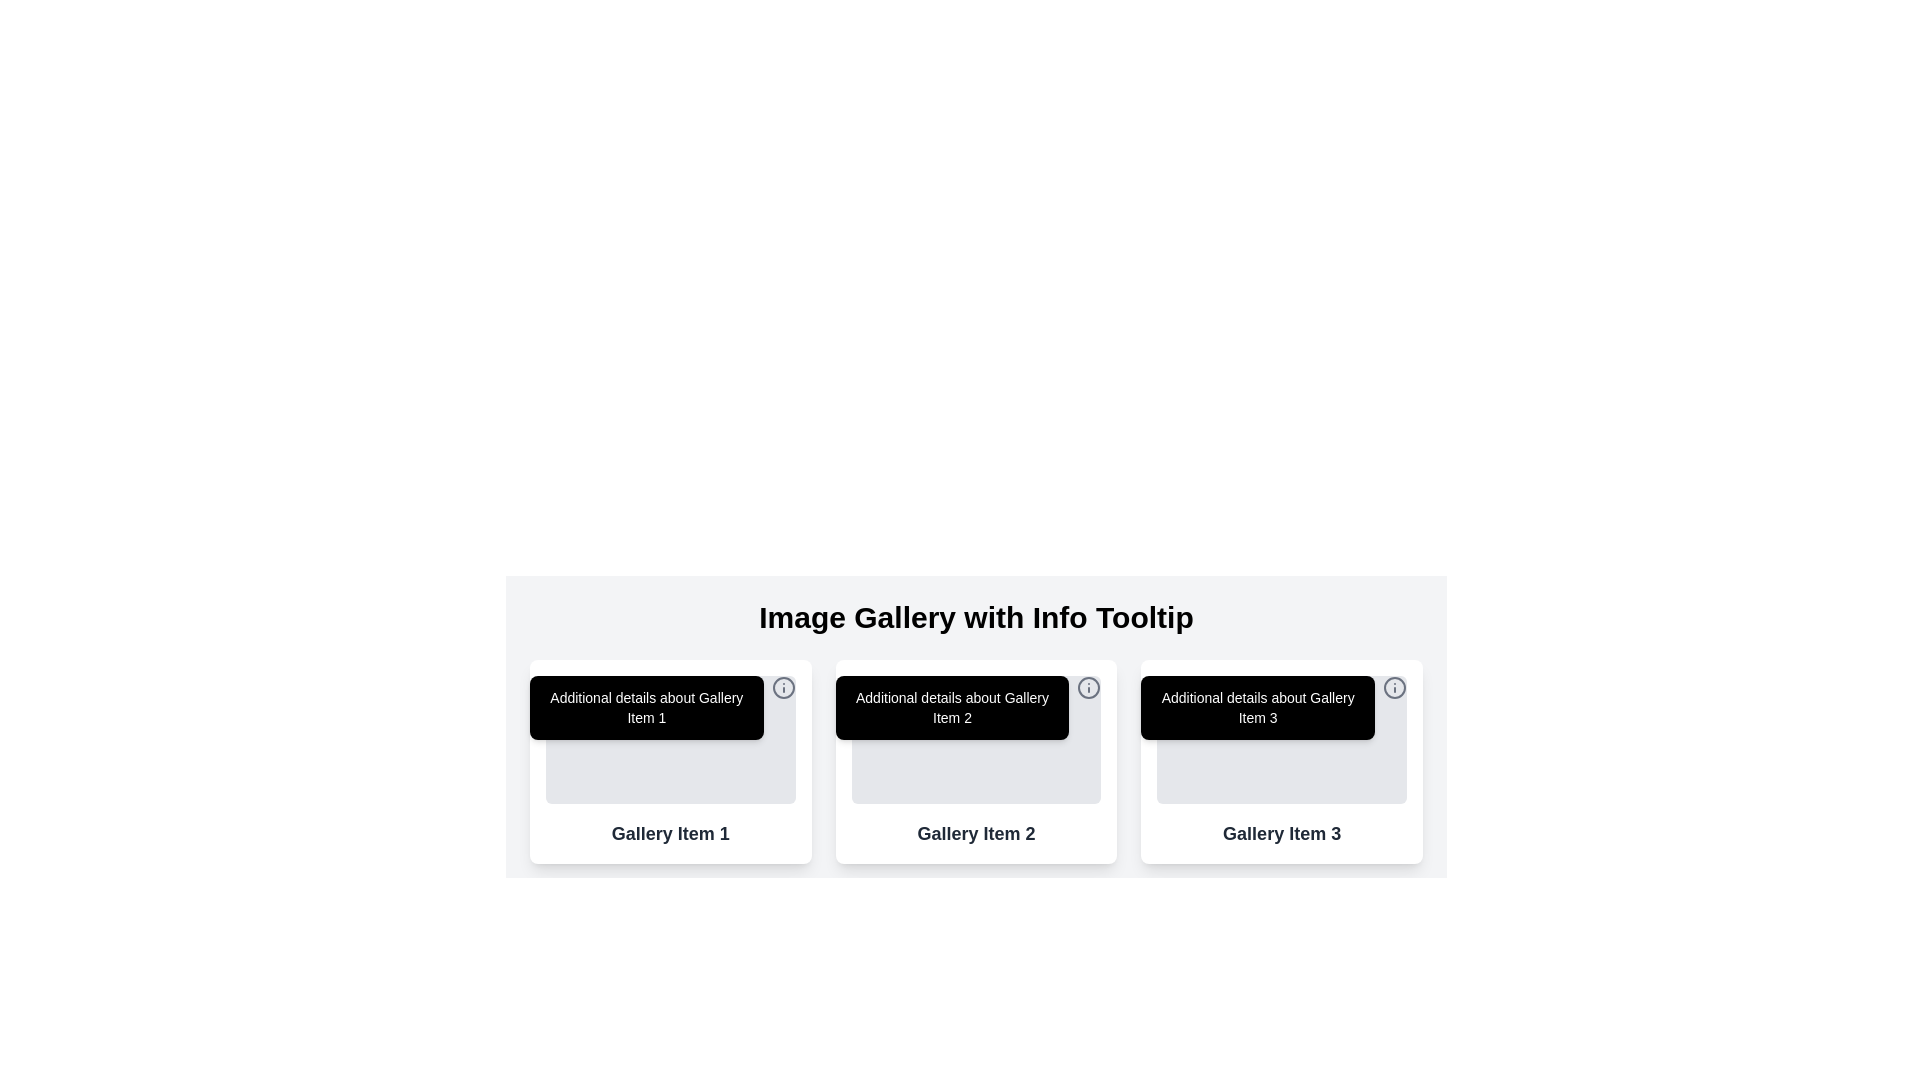  Describe the element at coordinates (670, 833) in the screenshot. I see `the text label displaying 'Gallery Item 1', which is styled in bold, medium size, and dark gray color, located below the image placeholder in the first card from the left` at that location.